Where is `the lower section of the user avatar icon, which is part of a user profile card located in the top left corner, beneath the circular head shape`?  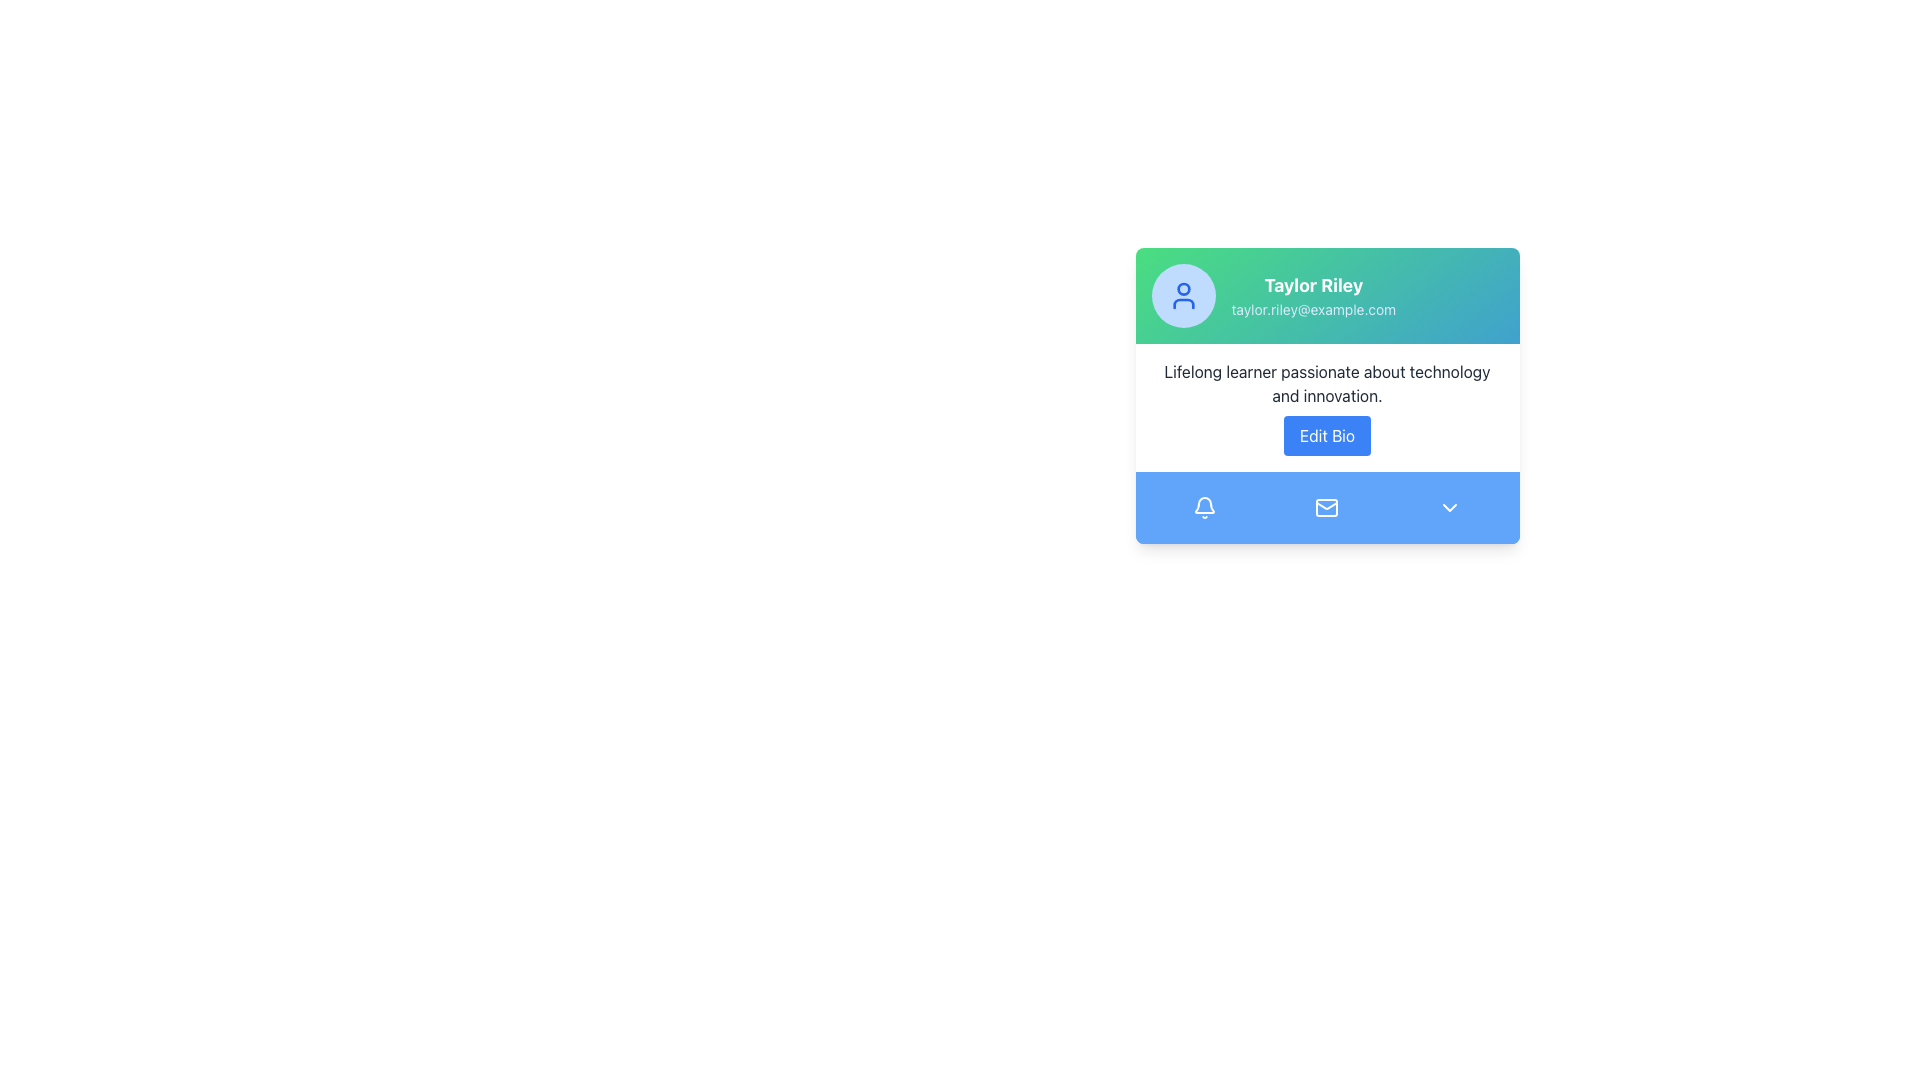 the lower section of the user avatar icon, which is part of a user profile card located in the top left corner, beneath the circular head shape is located at coordinates (1183, 304).